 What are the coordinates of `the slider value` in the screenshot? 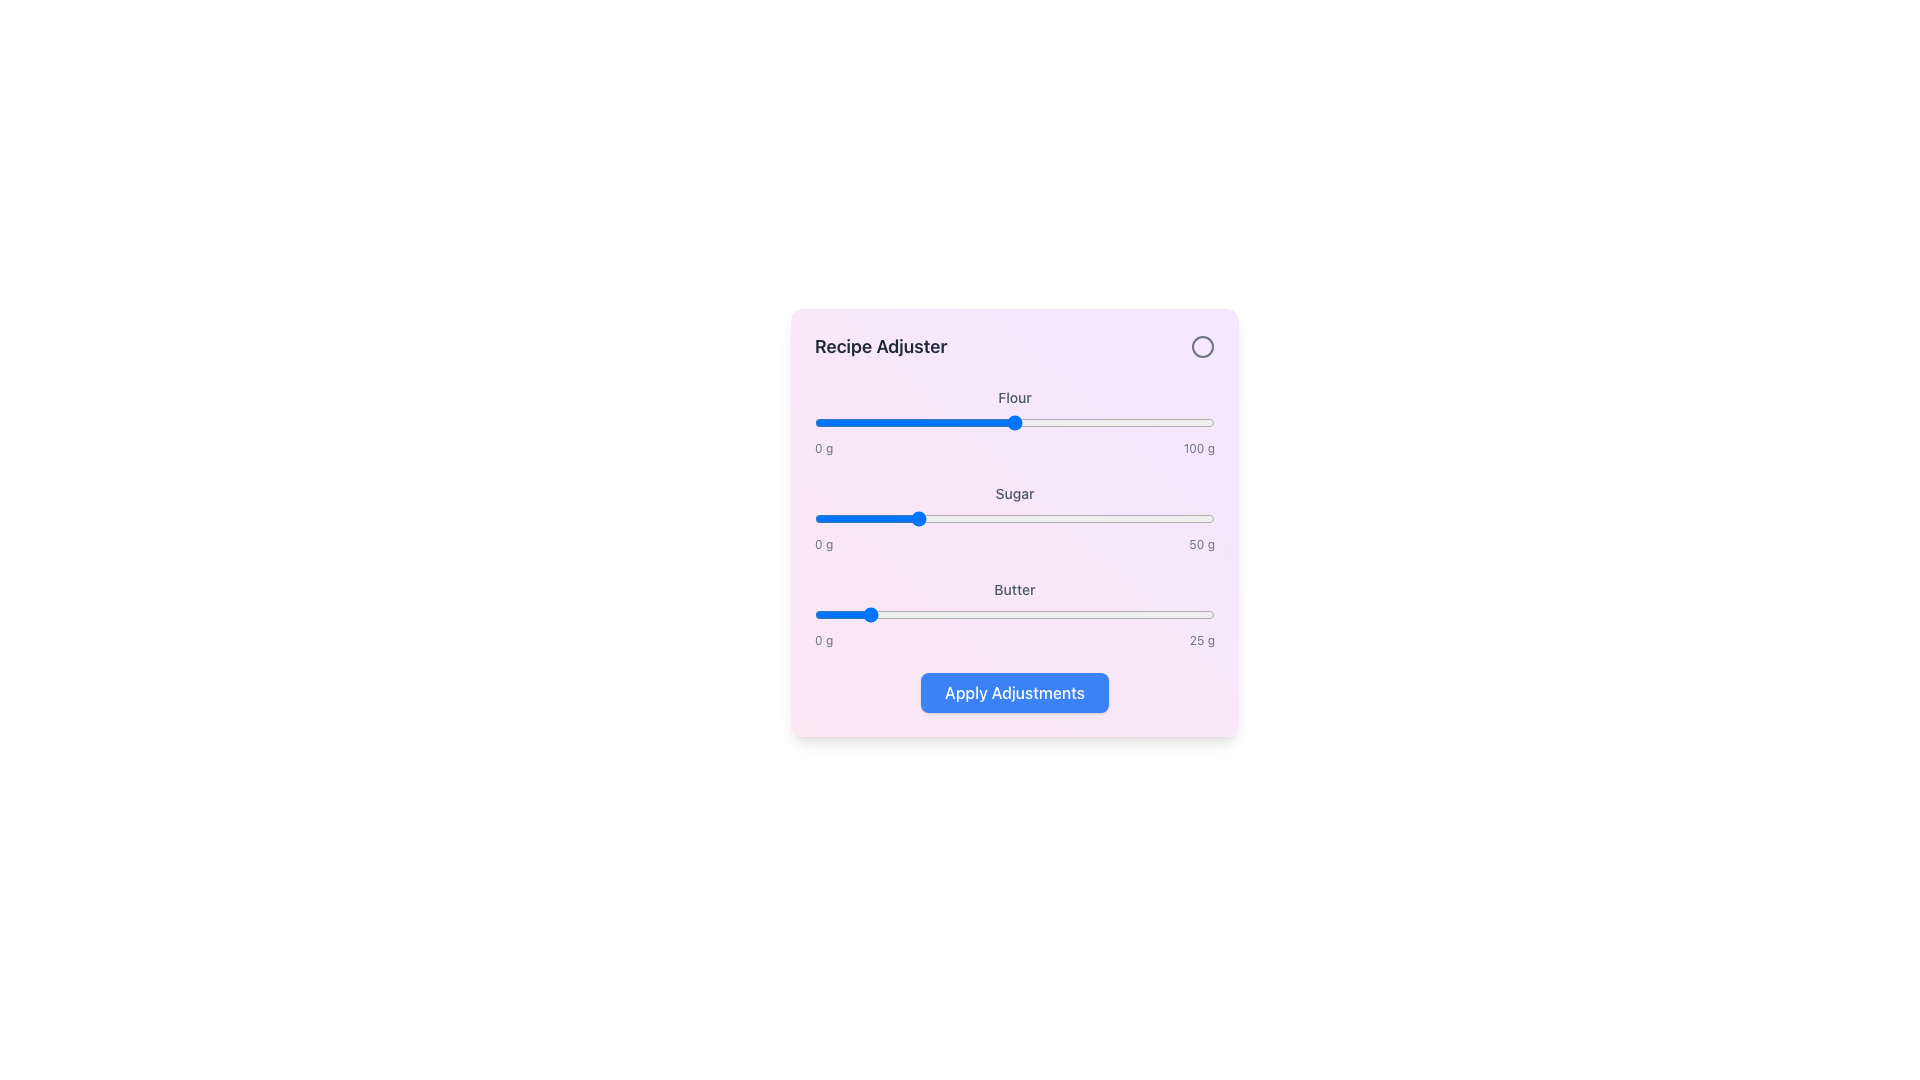 It's located at (897, 422).